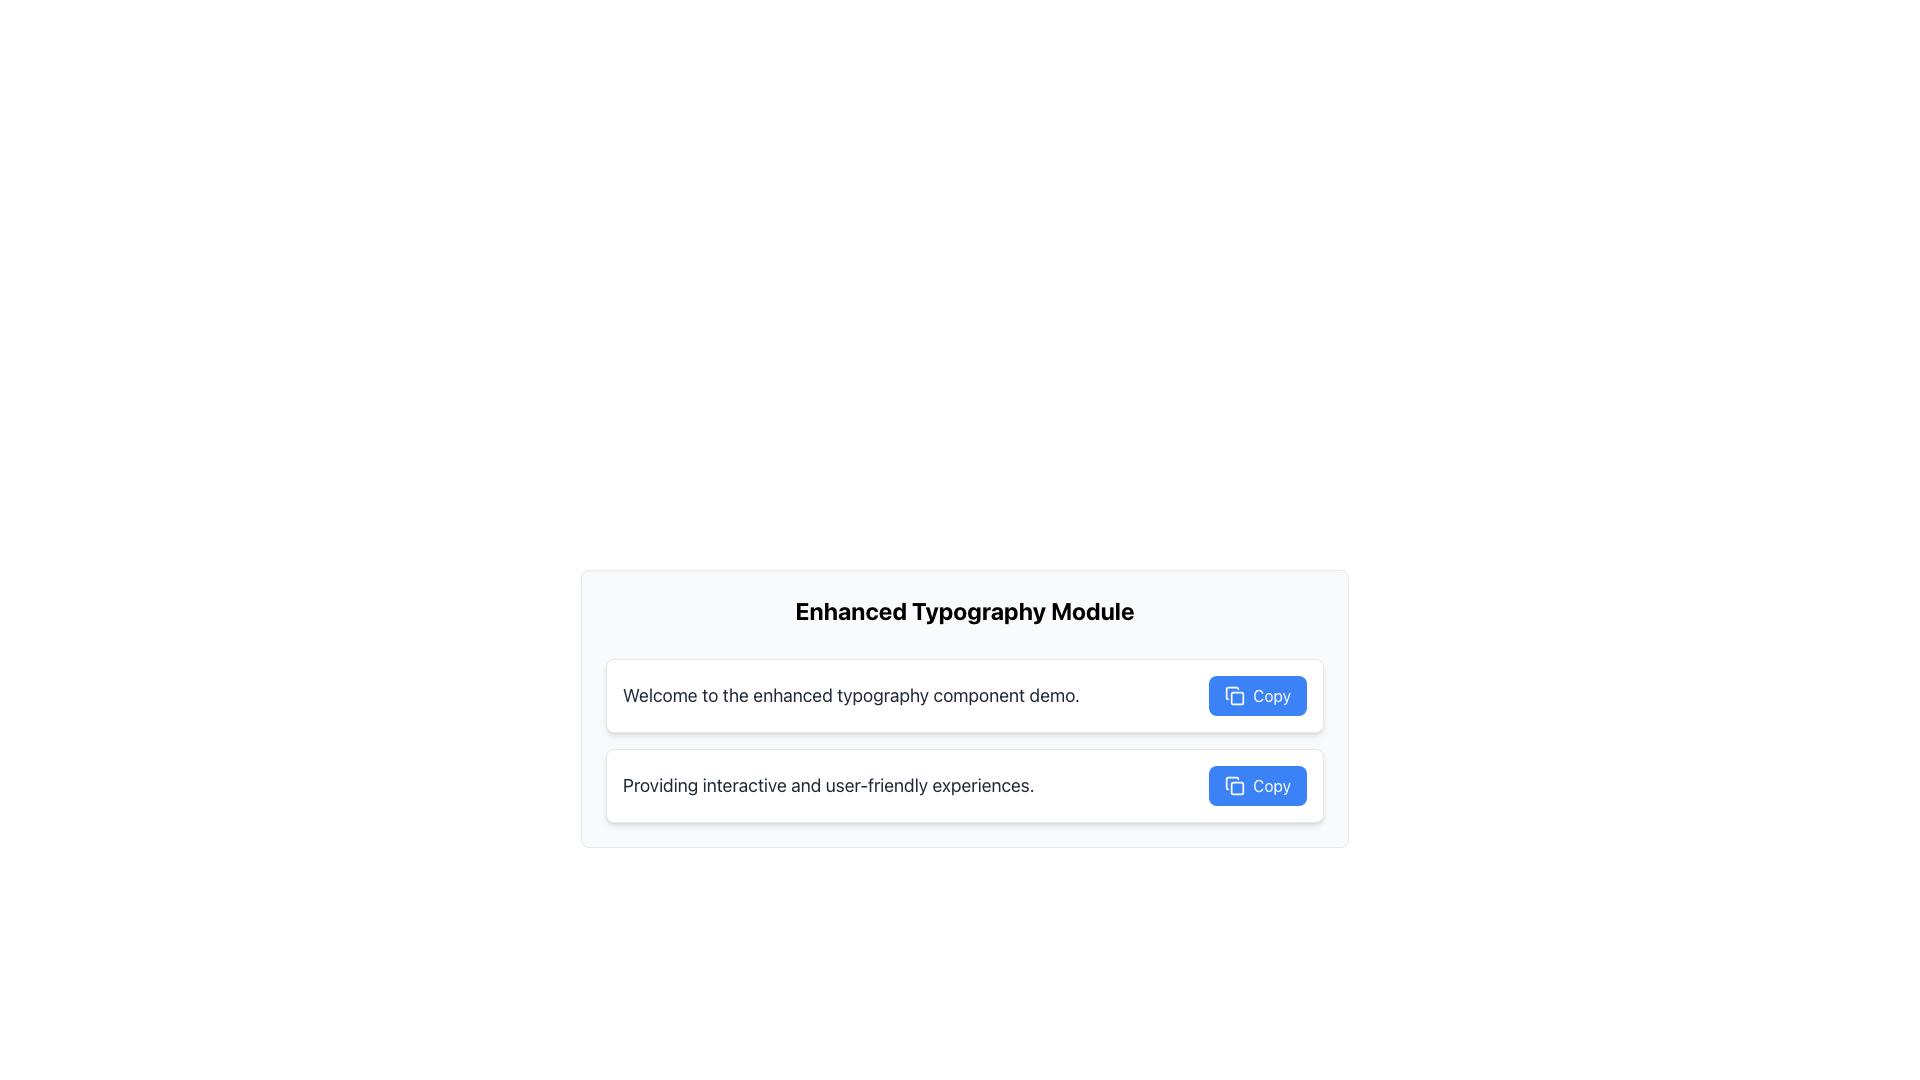 The height and width of the screenshot is (1080, 1920). What do you see at coordinates (1257, 694) in the screenshot?
I see `the copy button located in the top-right section of the typography module` at bounding box center [1257, 694].